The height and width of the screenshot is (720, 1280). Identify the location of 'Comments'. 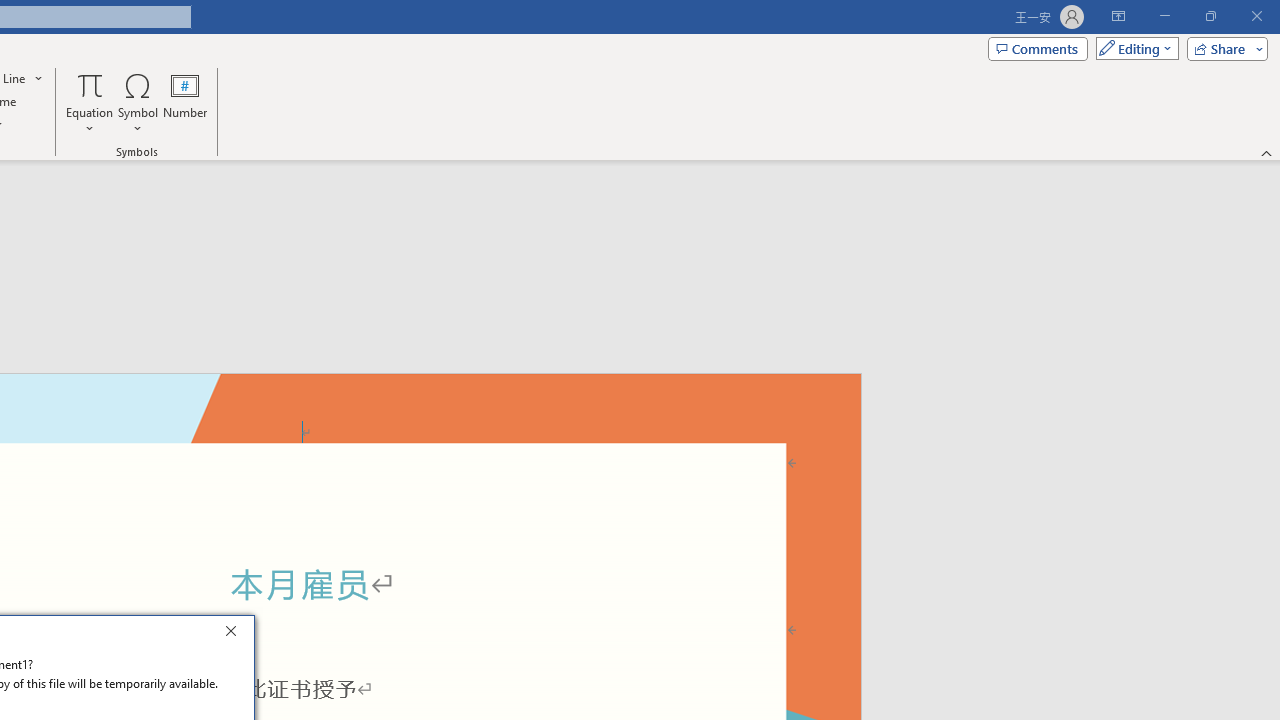
(1038, 47).